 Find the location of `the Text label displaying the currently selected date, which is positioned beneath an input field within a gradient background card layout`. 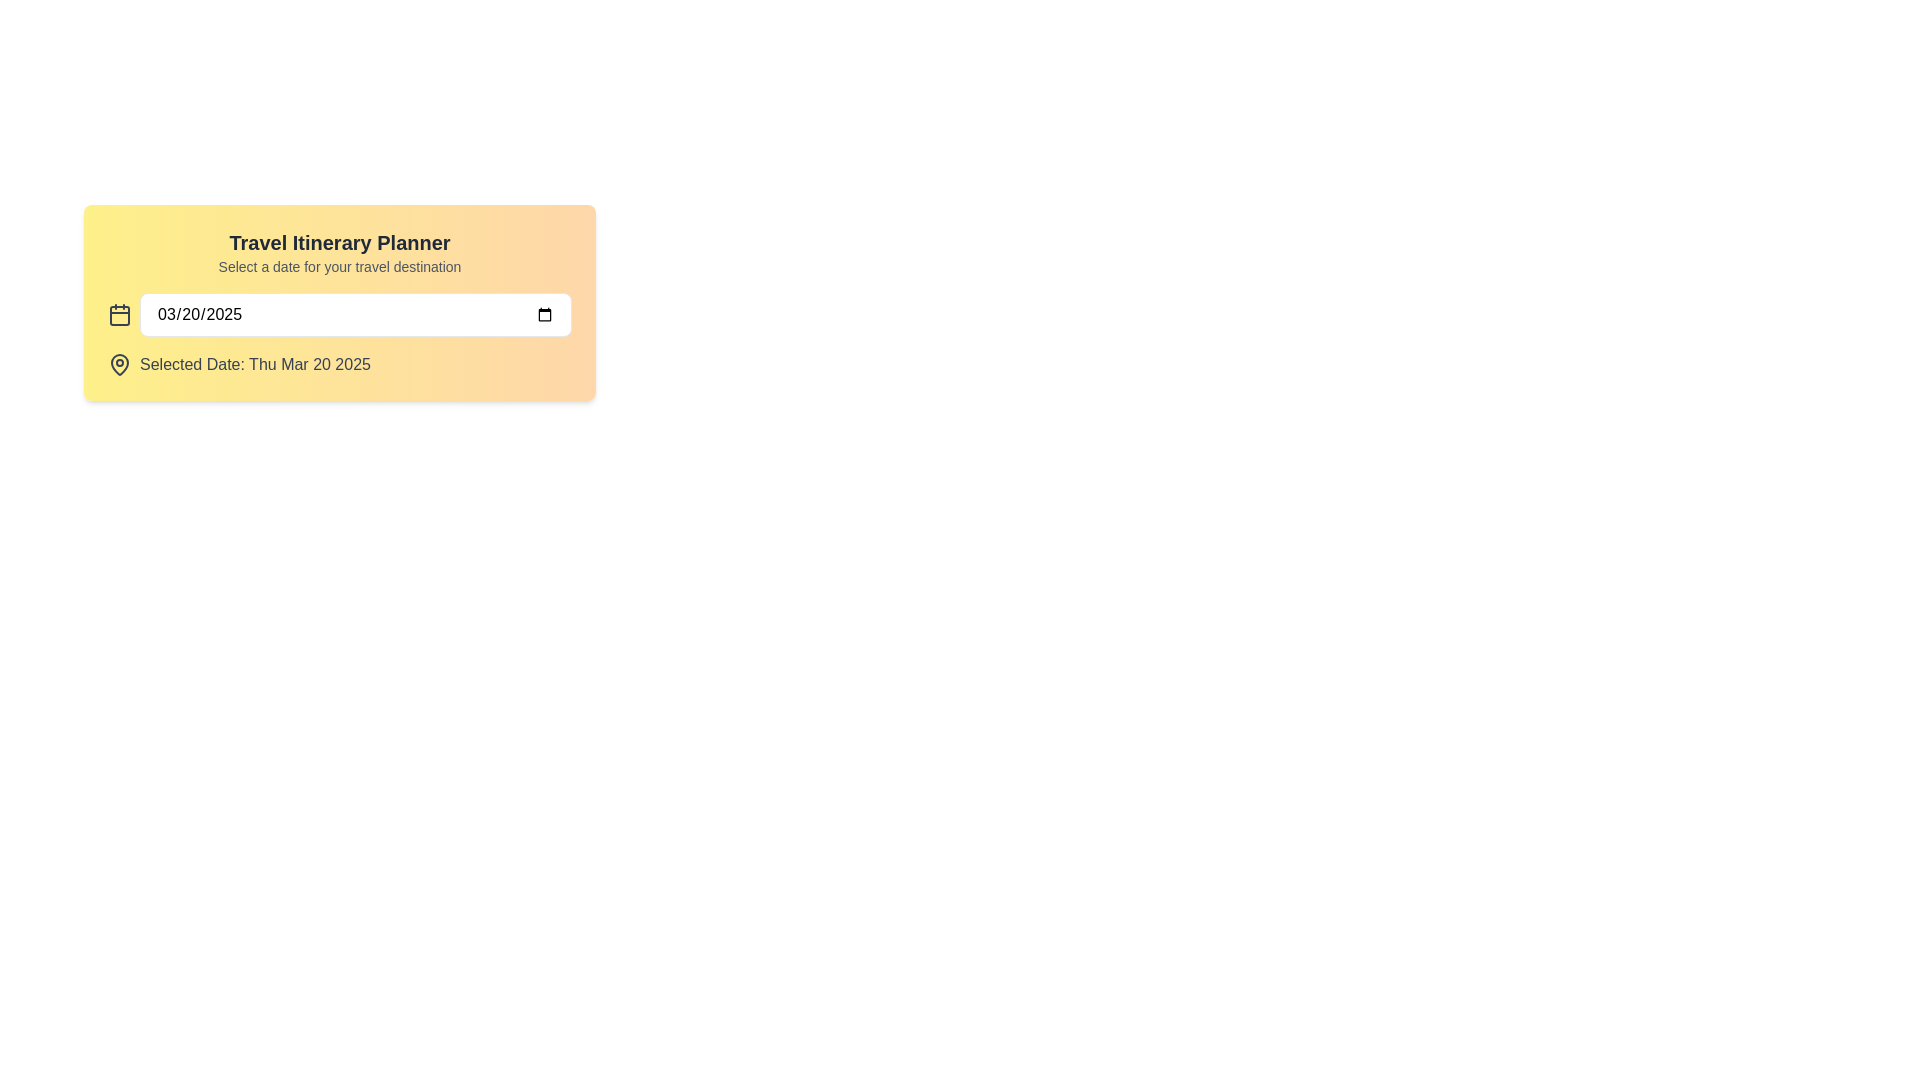

the Text label displaying the currently selected date, which is positioned beneath an input field within a gradient background card layout is located at coordinates (340, 365).